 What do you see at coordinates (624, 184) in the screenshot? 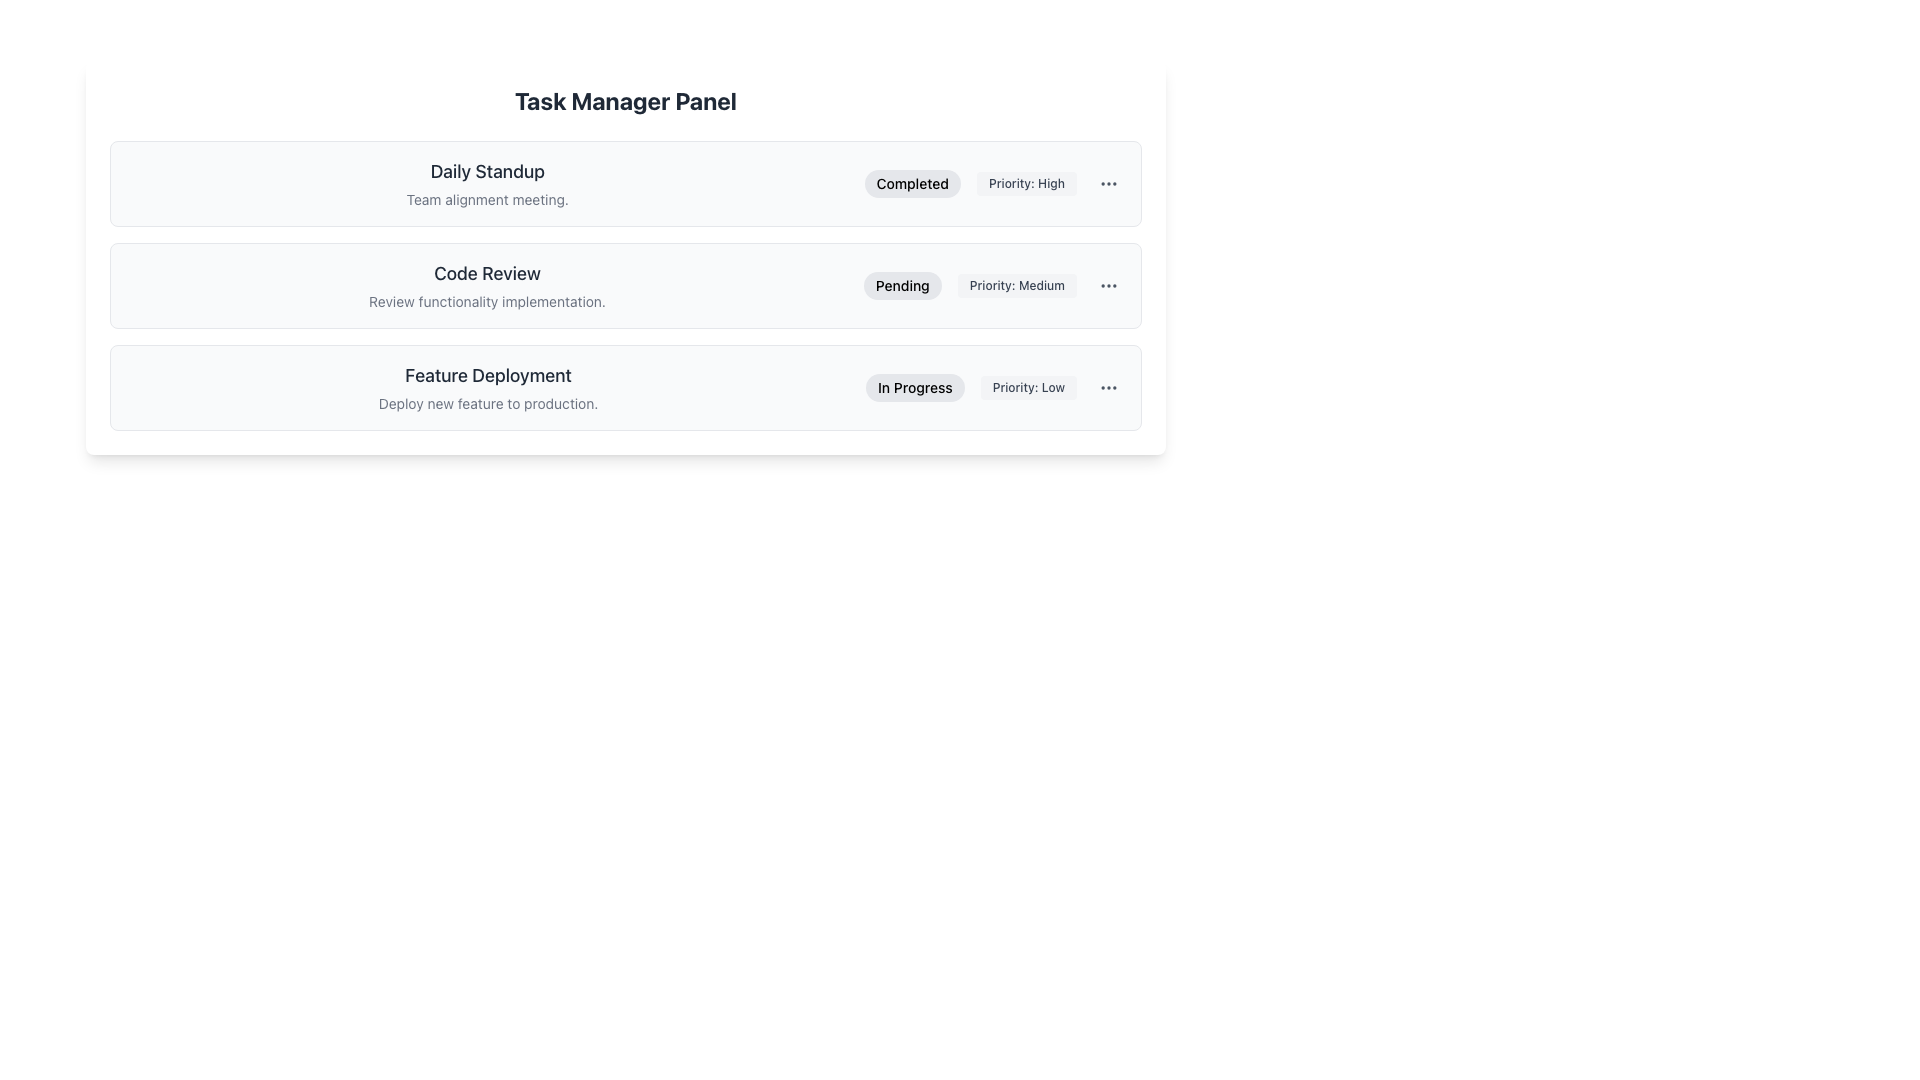
I see `the status indicator of the first task card in the Task Manager Panel` at bounding box center [624, 184].